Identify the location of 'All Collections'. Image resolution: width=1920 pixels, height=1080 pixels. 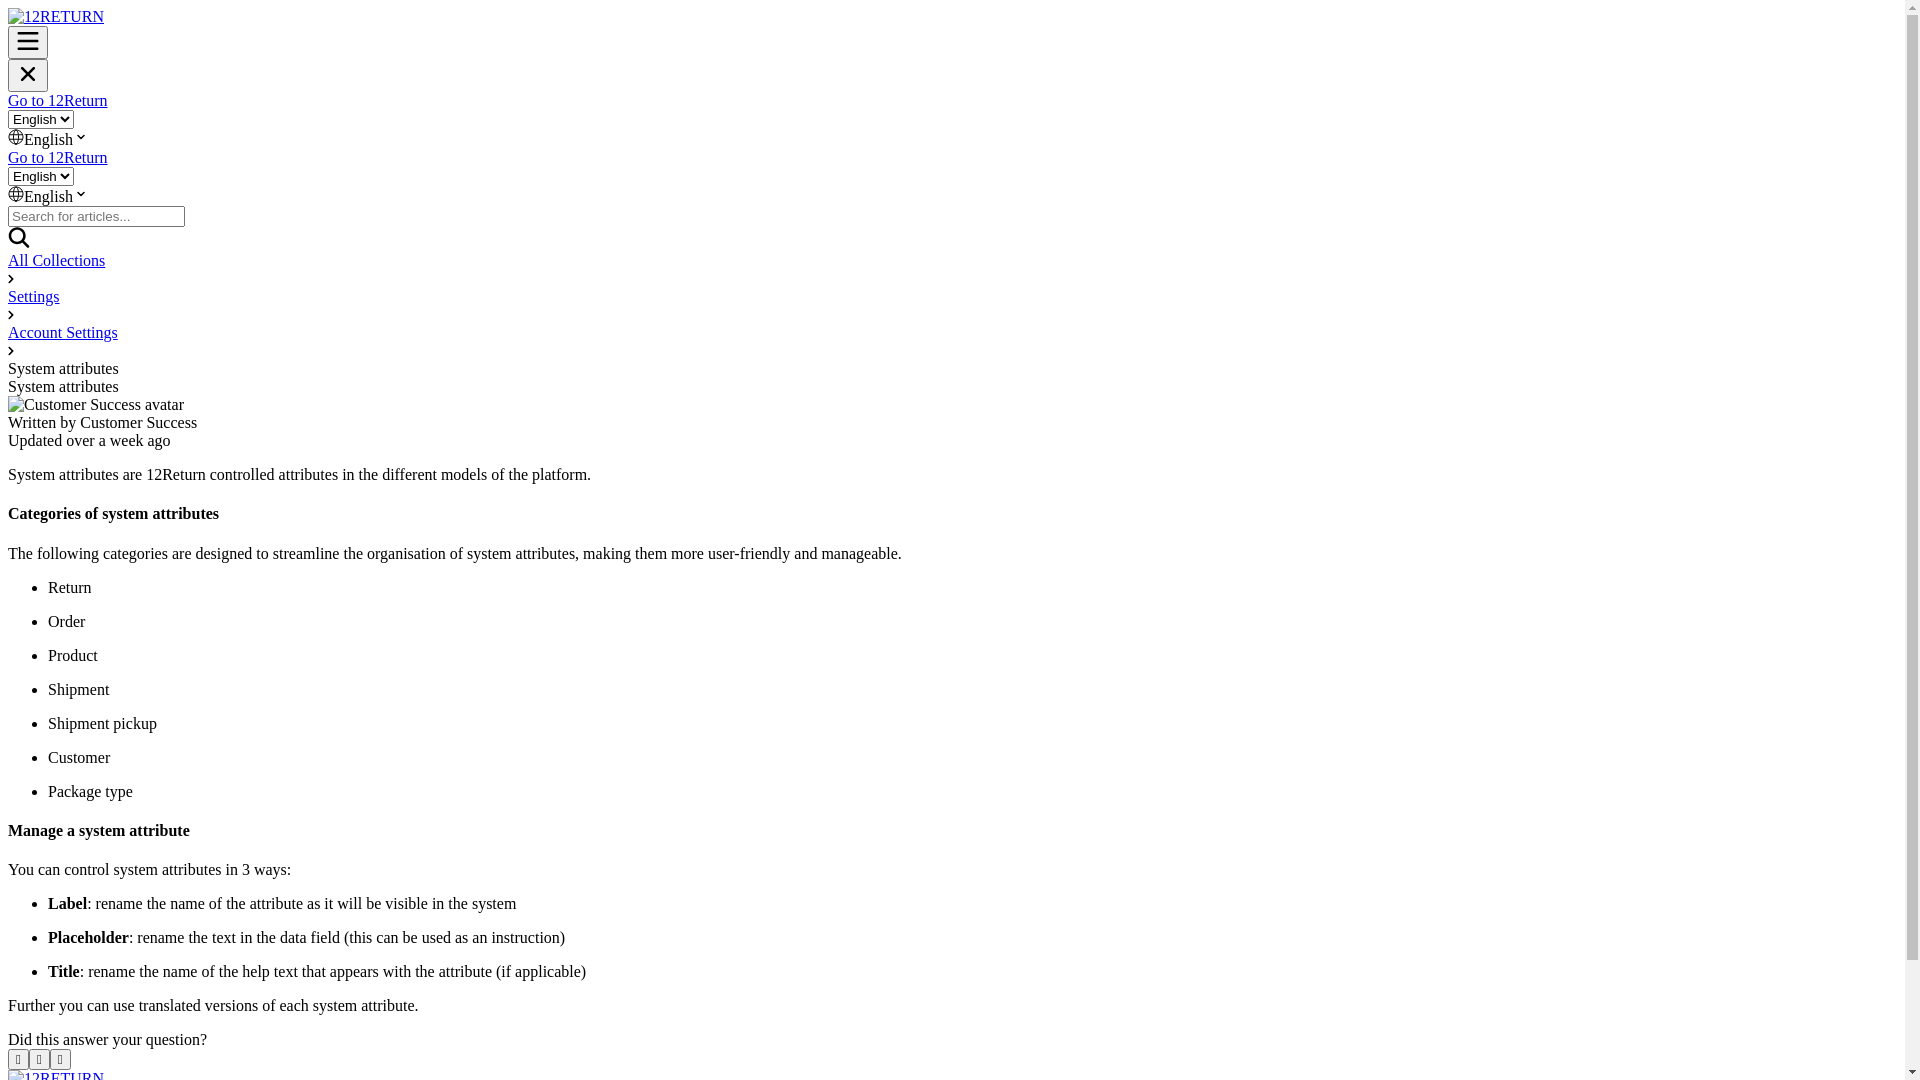
(8, 259).